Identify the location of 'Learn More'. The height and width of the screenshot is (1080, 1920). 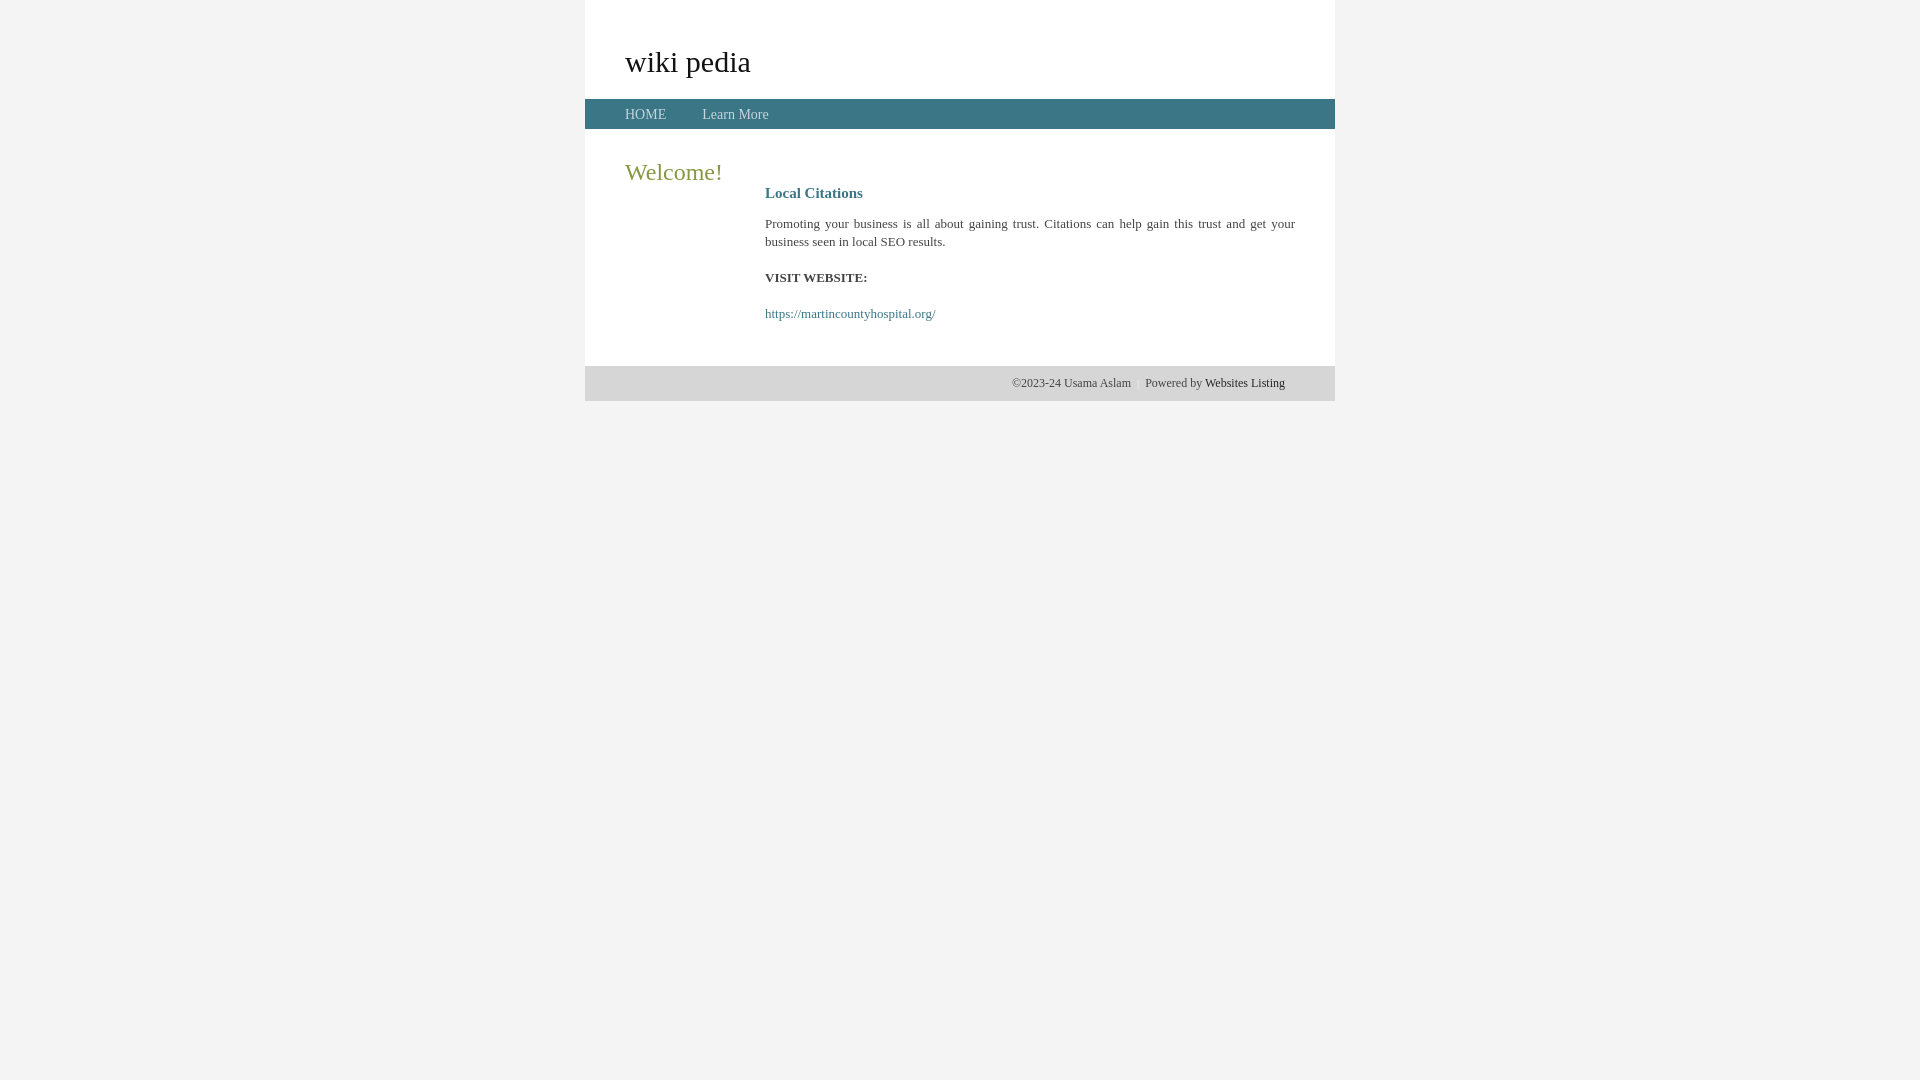
(701, 114).